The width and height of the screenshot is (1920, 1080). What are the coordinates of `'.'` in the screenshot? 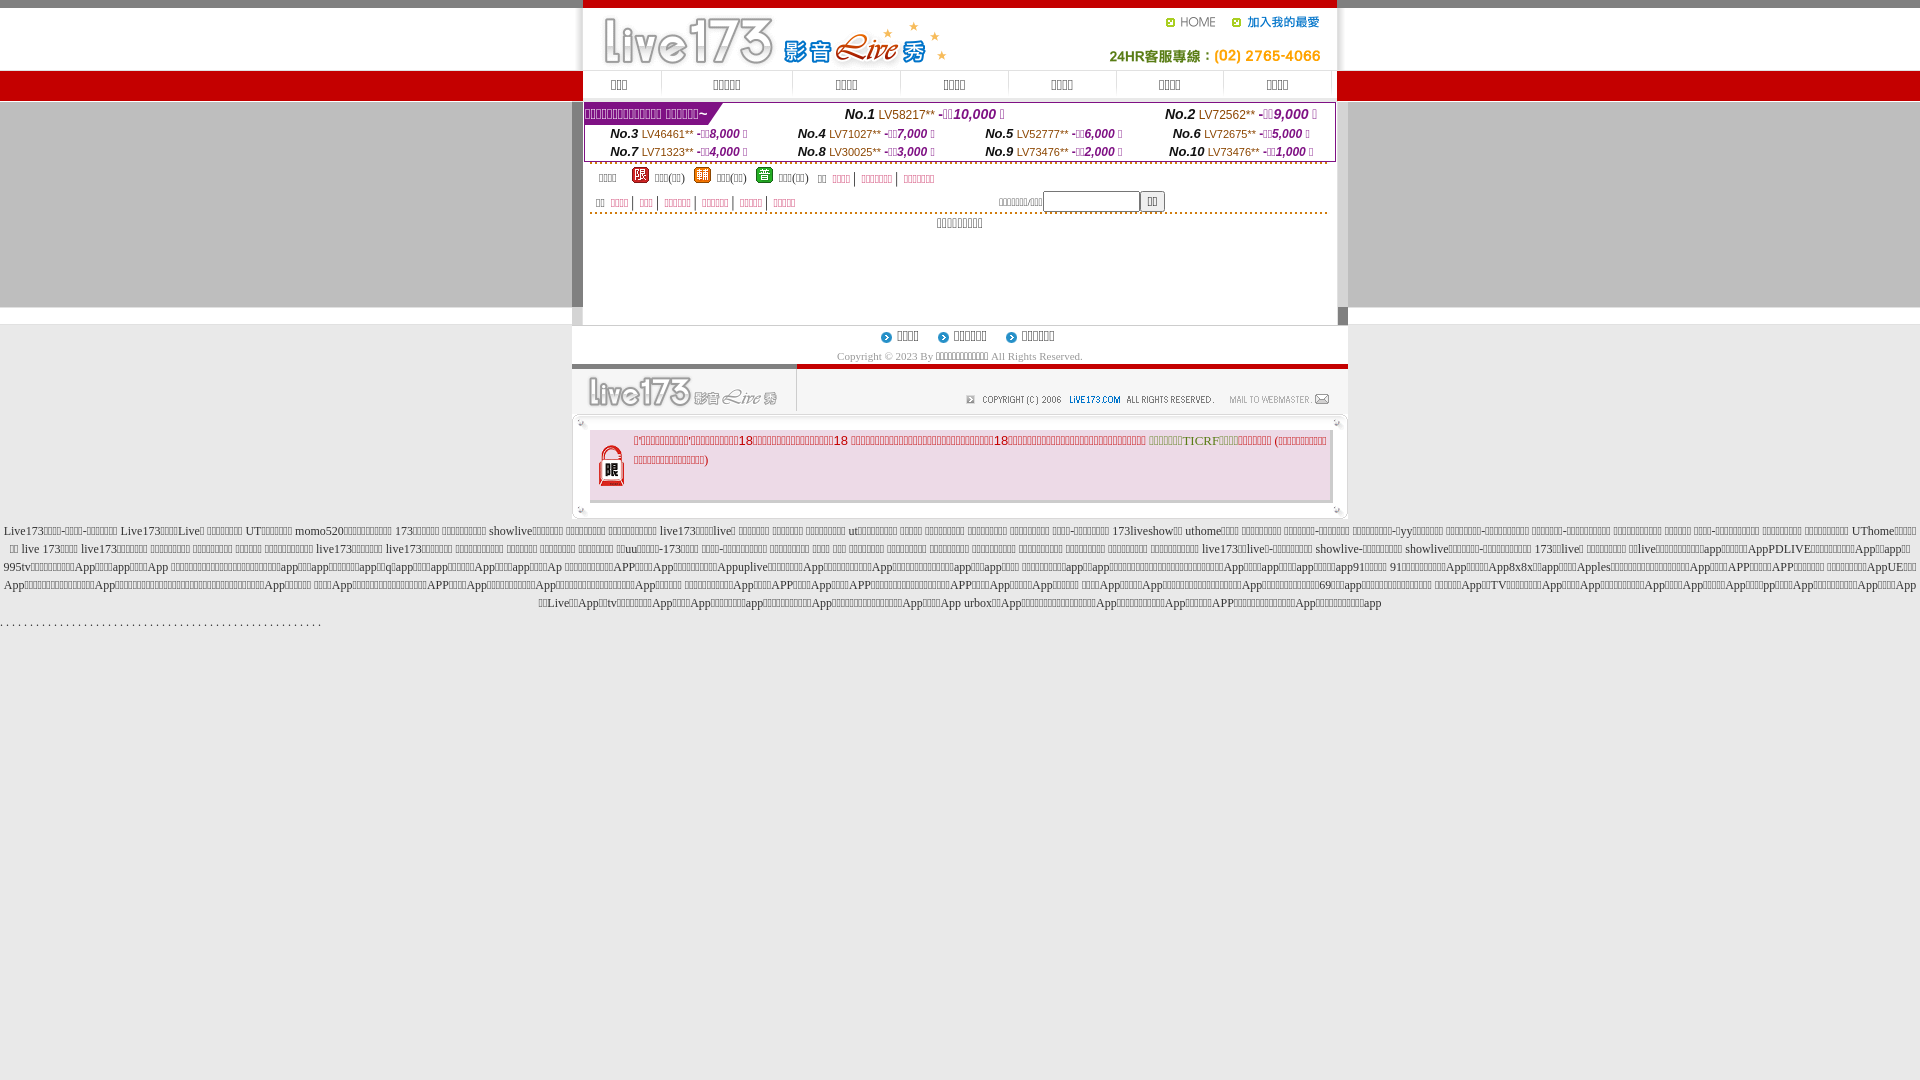 It's located at (282, 620).